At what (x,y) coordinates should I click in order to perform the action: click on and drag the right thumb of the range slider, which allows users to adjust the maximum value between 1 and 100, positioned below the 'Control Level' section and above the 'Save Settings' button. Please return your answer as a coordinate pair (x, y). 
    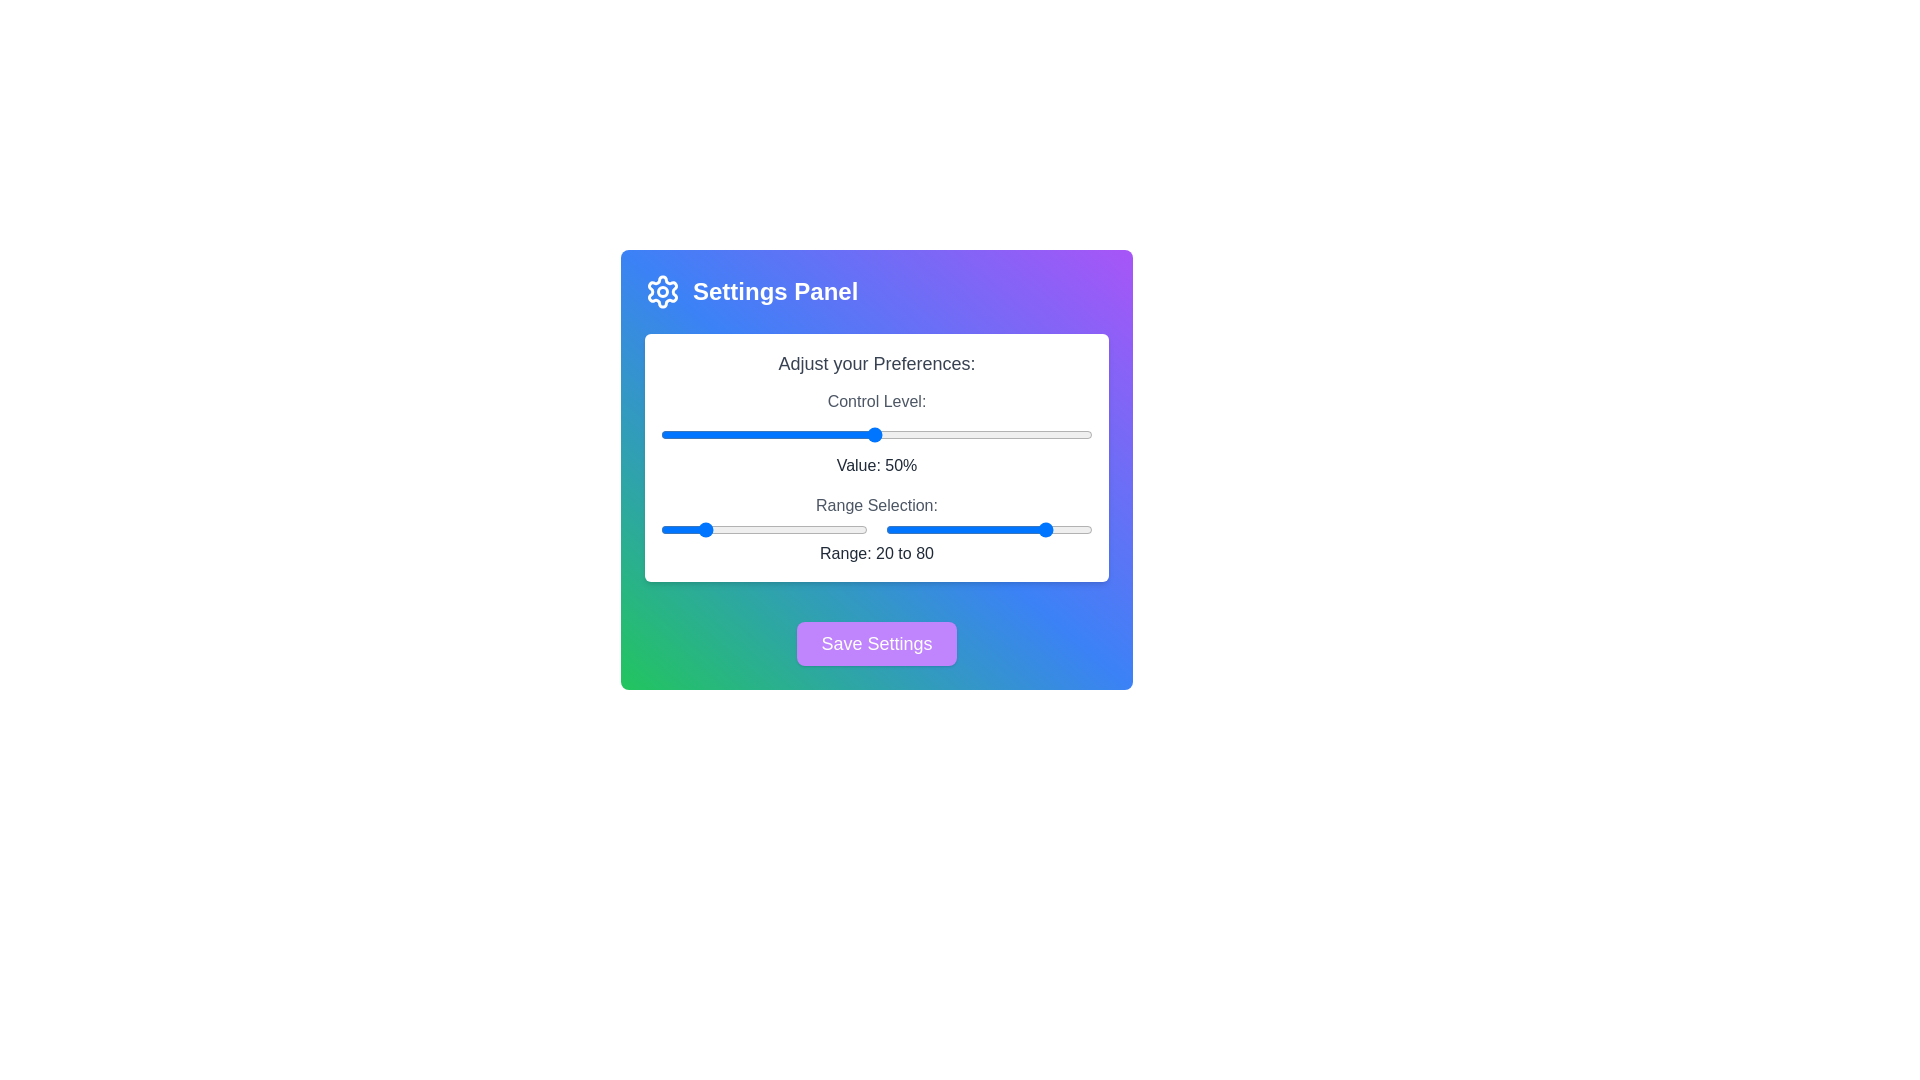
    Looking at the image, I should click on (877, 528).